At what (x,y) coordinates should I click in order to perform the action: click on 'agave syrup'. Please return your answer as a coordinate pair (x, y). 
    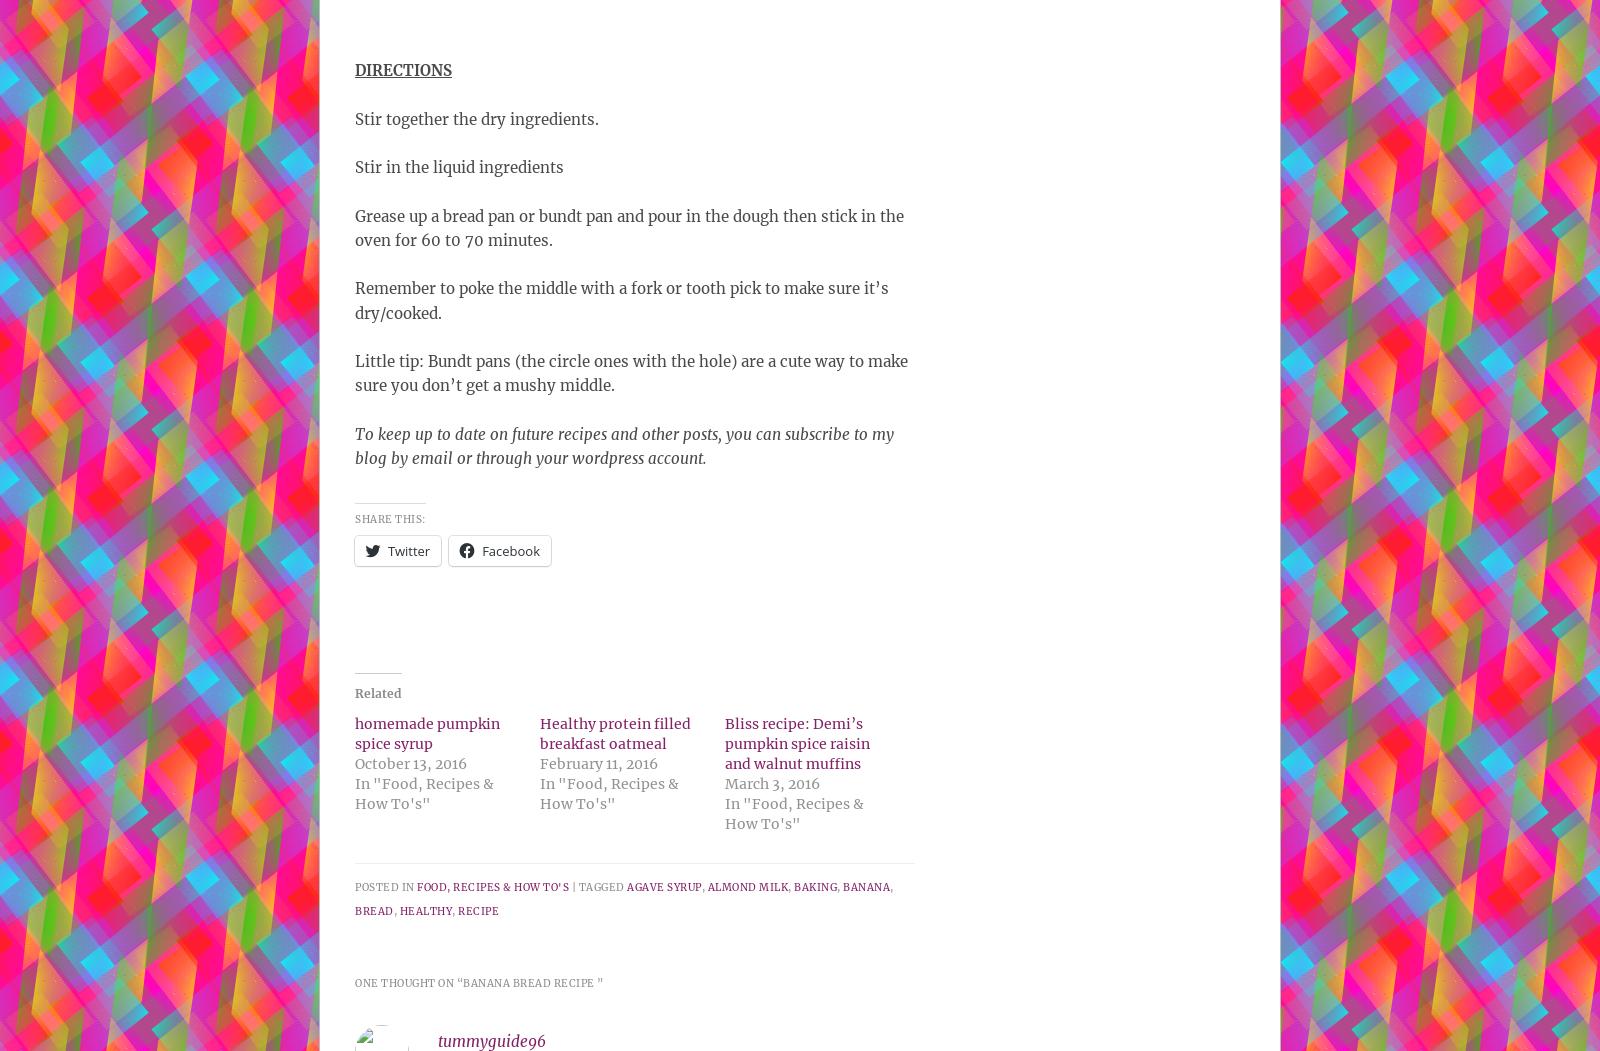
    Looking at the image, I should click on (664, 885).